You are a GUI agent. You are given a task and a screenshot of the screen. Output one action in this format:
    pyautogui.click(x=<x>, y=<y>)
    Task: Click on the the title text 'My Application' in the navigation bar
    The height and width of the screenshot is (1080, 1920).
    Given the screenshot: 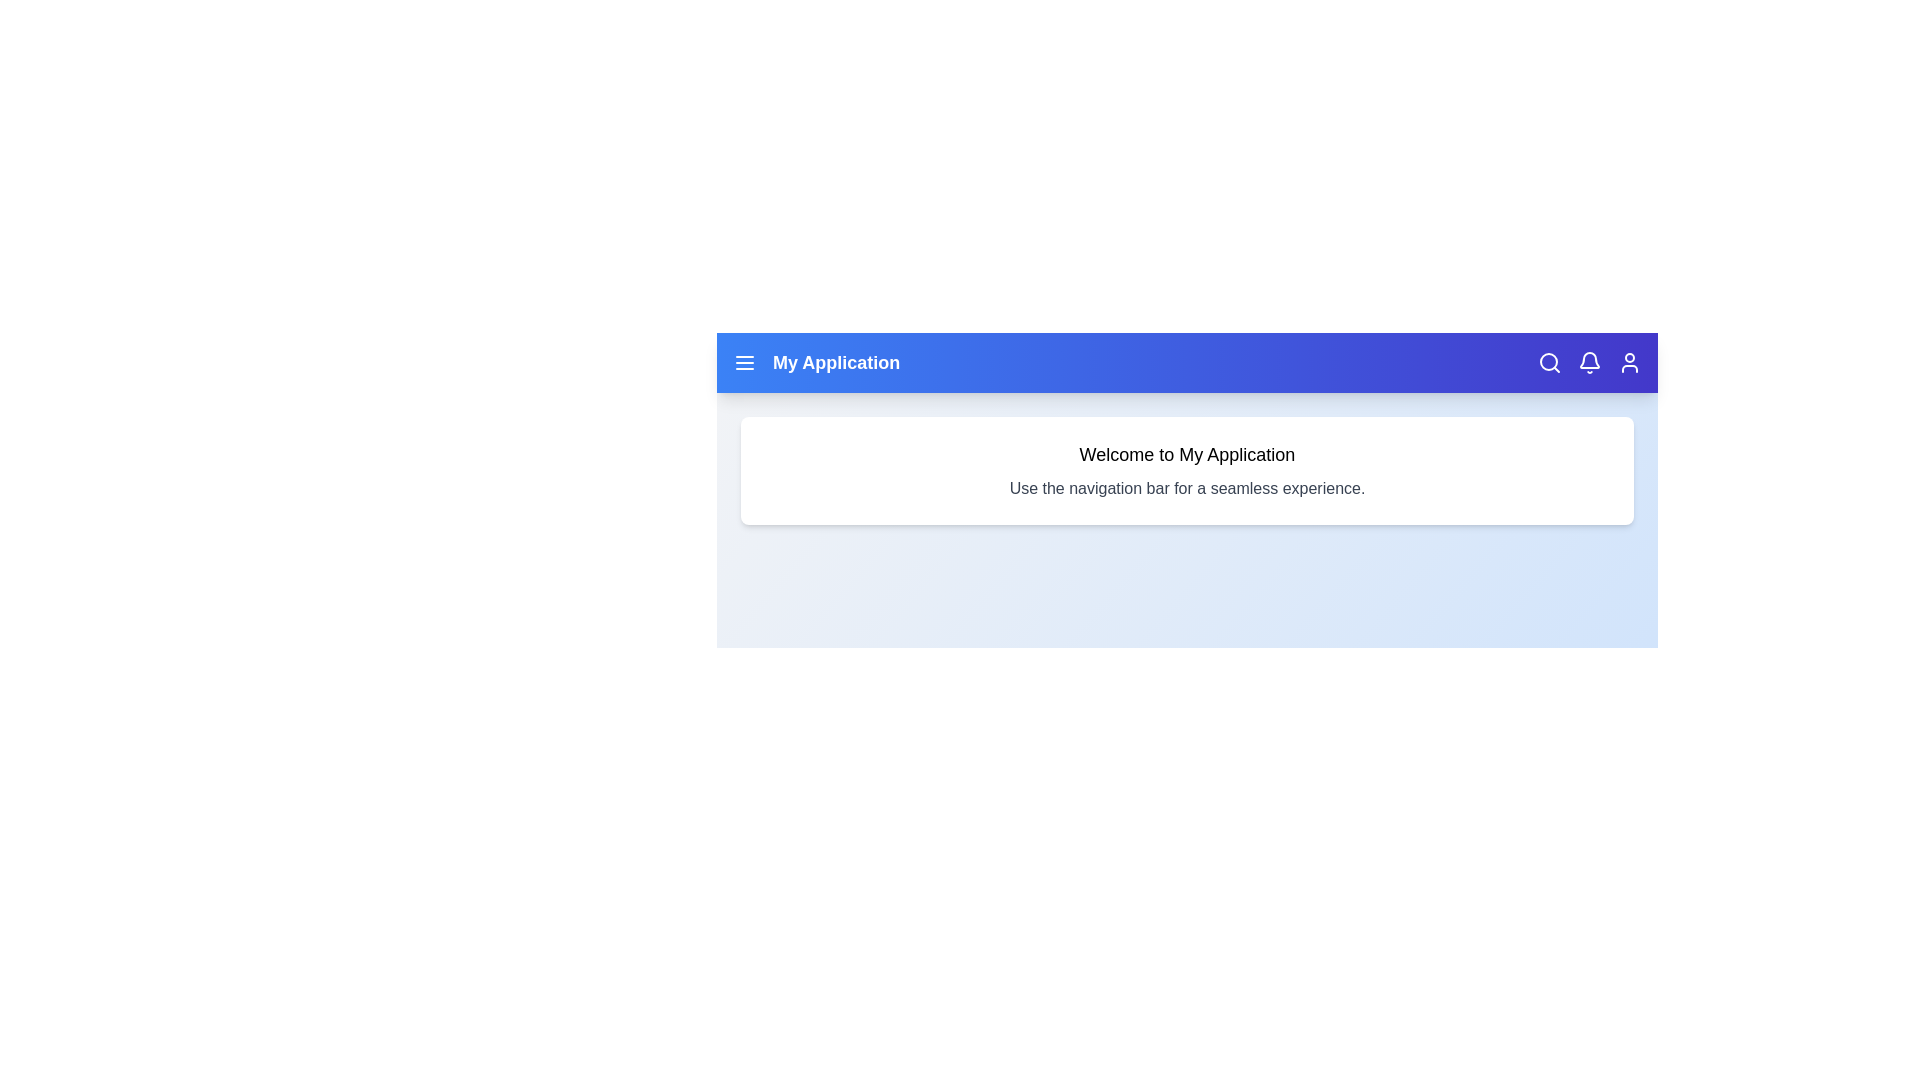 What is the action you would take?
    pyautogui.click(x=836, y=362)
    